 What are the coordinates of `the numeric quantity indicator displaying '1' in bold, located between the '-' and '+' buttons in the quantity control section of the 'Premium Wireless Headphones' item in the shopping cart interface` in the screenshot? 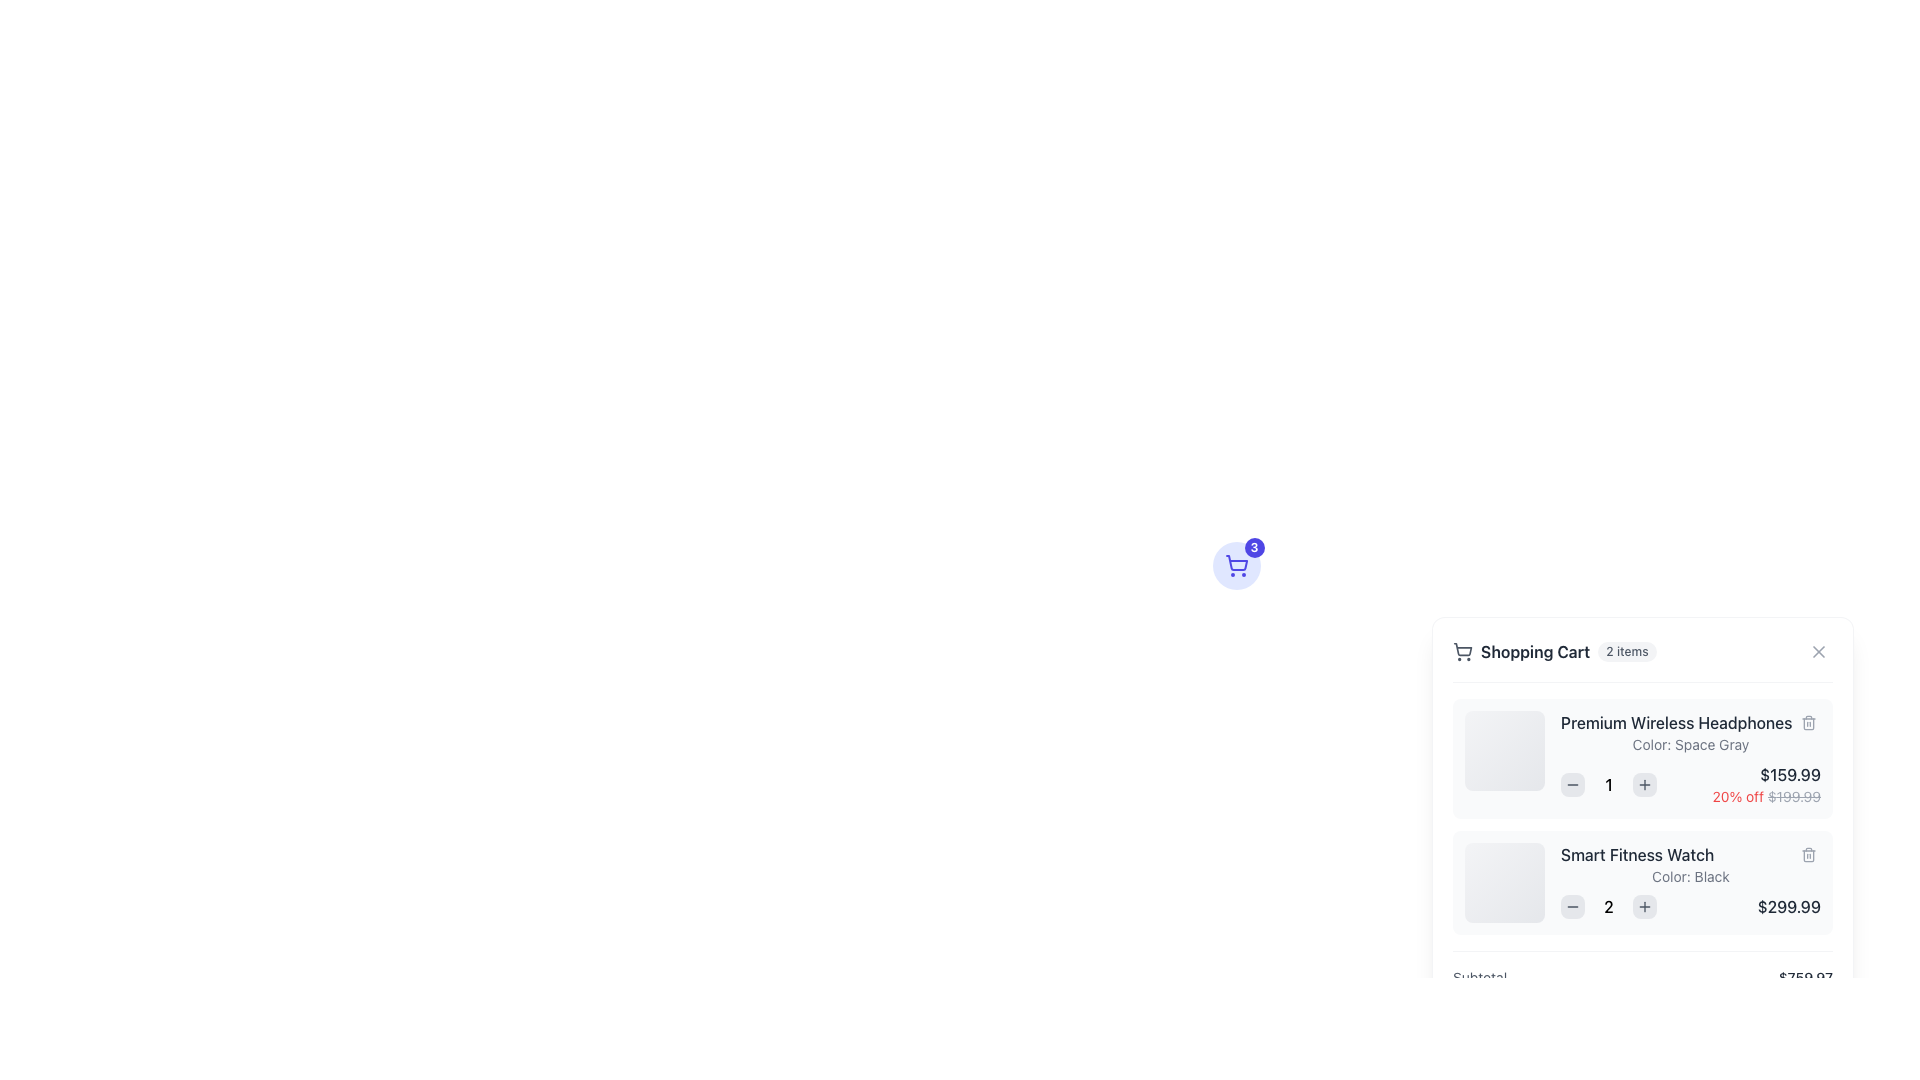 It's located at (1608, 784).